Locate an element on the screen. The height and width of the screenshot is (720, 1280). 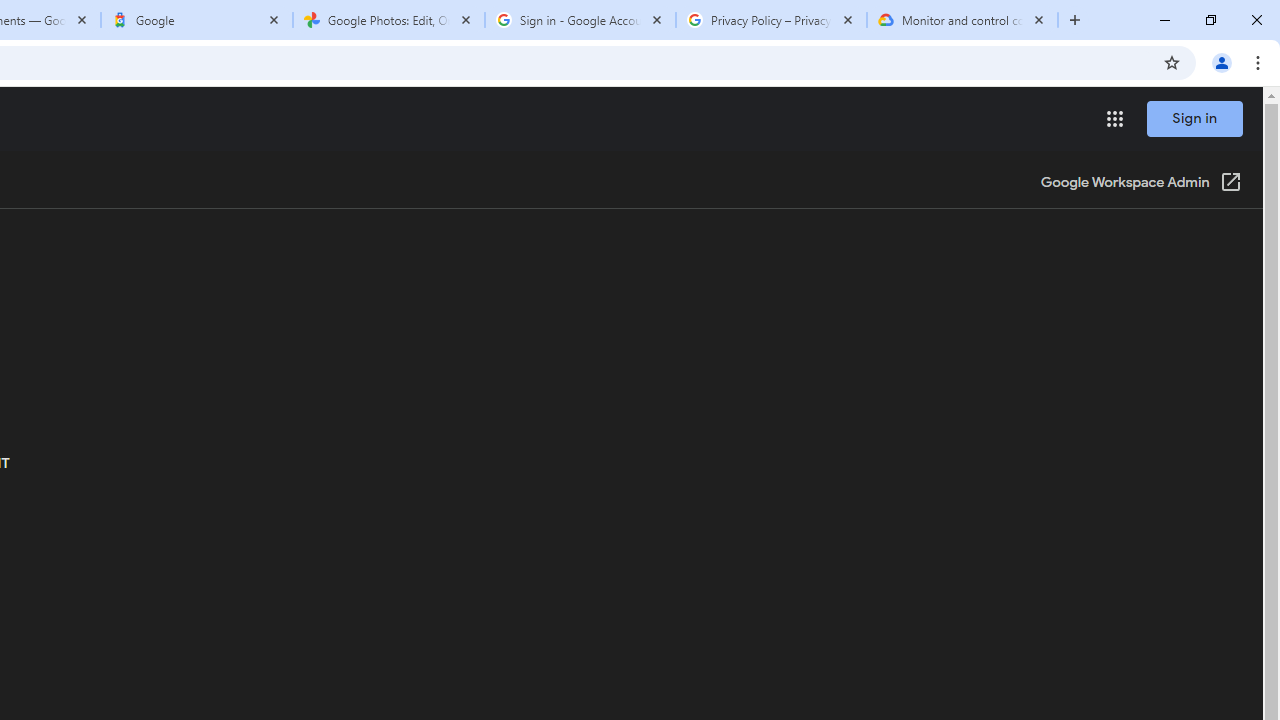
'Sign in - Google Accounts' is located at coordinates (579, 20).